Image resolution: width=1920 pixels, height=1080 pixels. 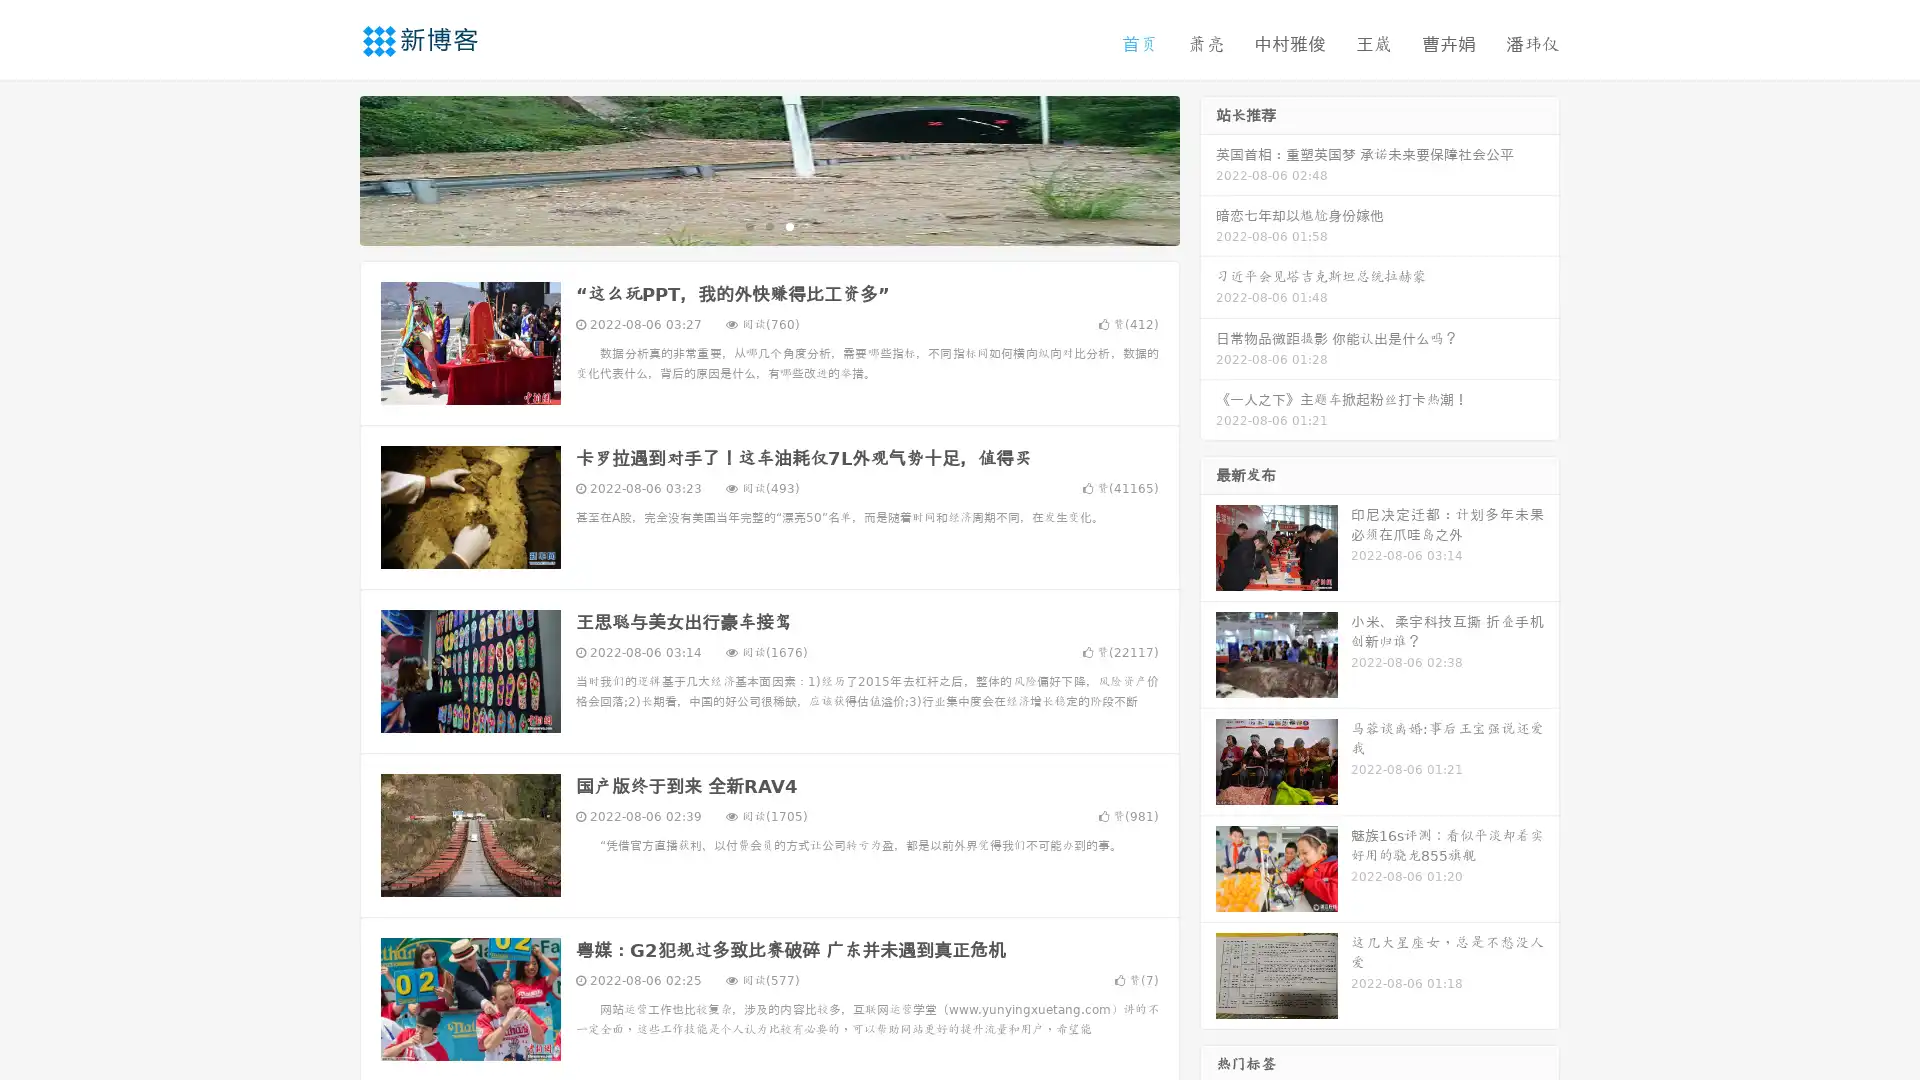 What do you see at coordinates (768, 225) in the screenshot?
I see `Go to slide 2` at bounding box center [768, 225].